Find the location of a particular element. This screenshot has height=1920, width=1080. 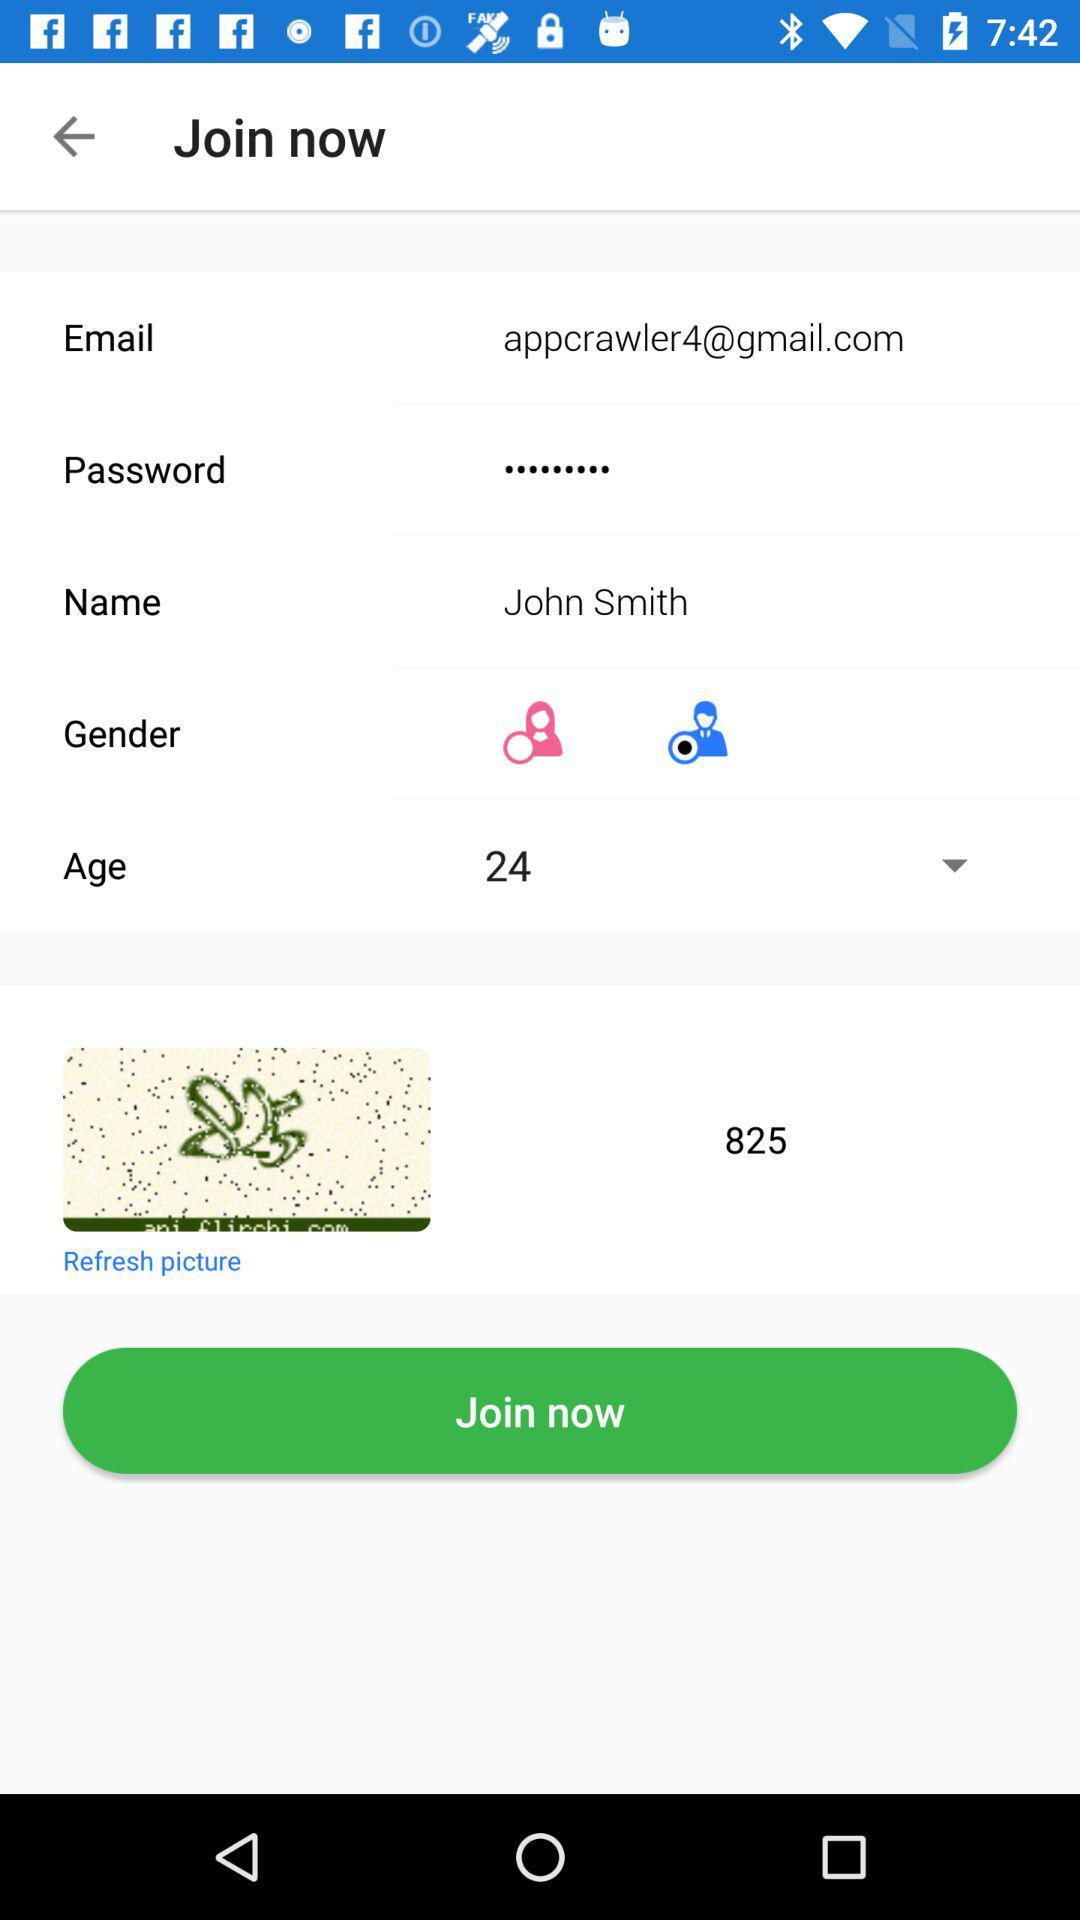

the text which is next to the name is located at coordinates (740, 600).